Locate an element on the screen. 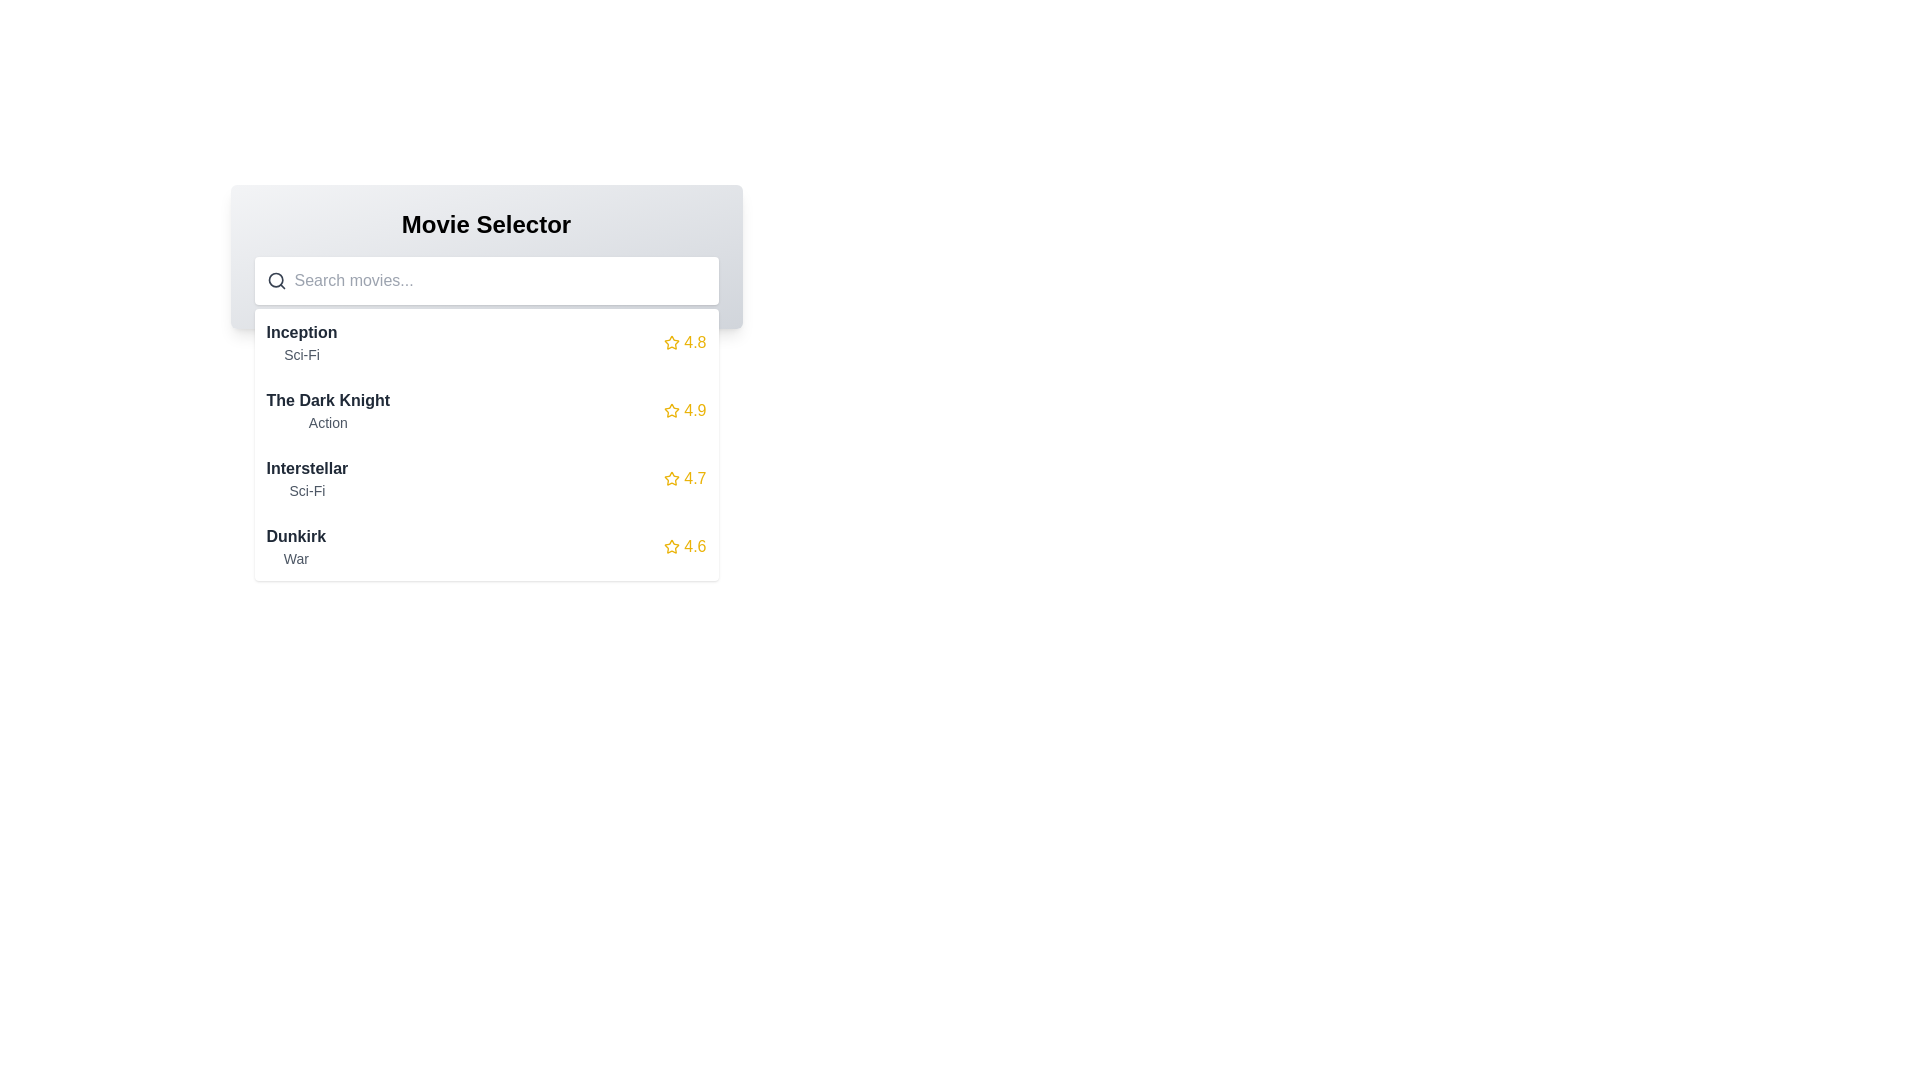 This screenshot has height=1080, width=1920. the second selectable list item labeled 'The Dark Knight' with a subtitle 'Action' and a rating of '4.9' is located at coordinates (486, 410).